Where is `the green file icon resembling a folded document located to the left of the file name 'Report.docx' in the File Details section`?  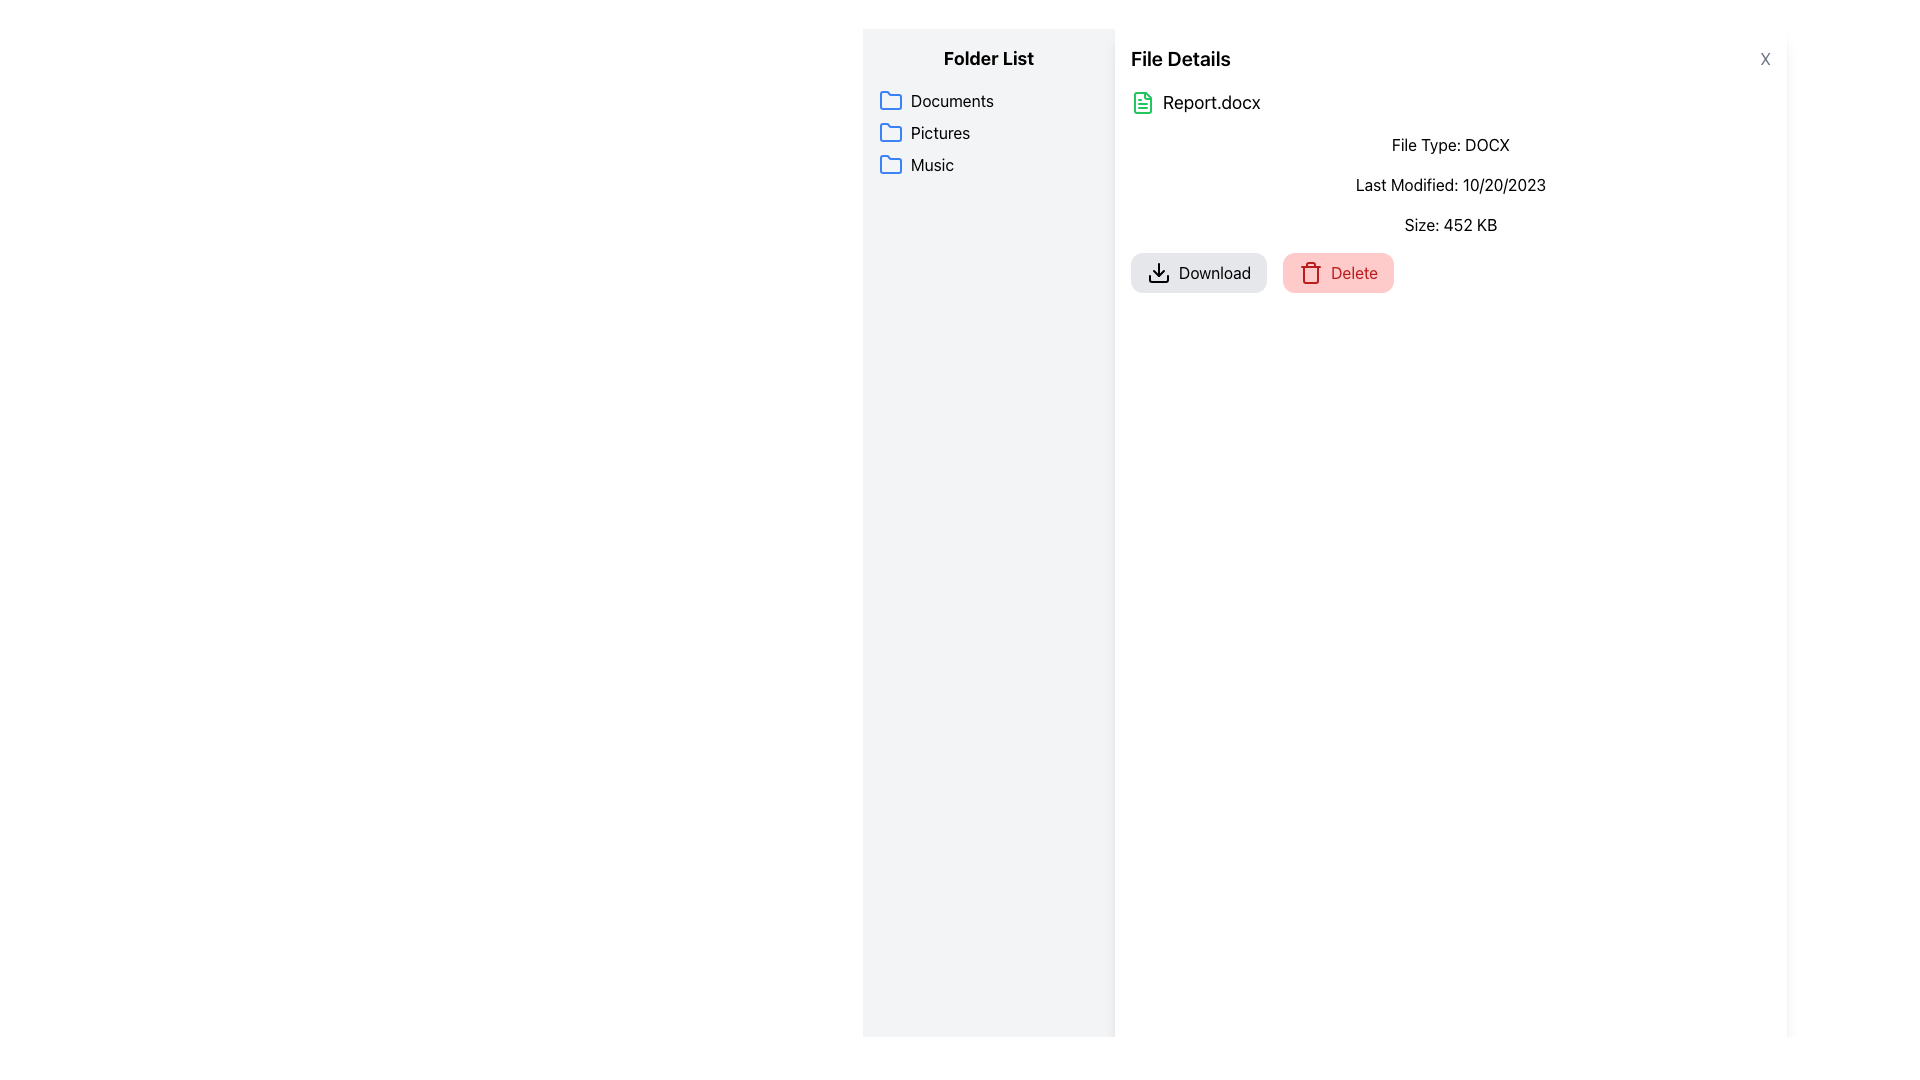
the green file icon resembling a folded document located to the left of the file name 'Report.docx' in the File Details section is located at coordinates (1142, 103).